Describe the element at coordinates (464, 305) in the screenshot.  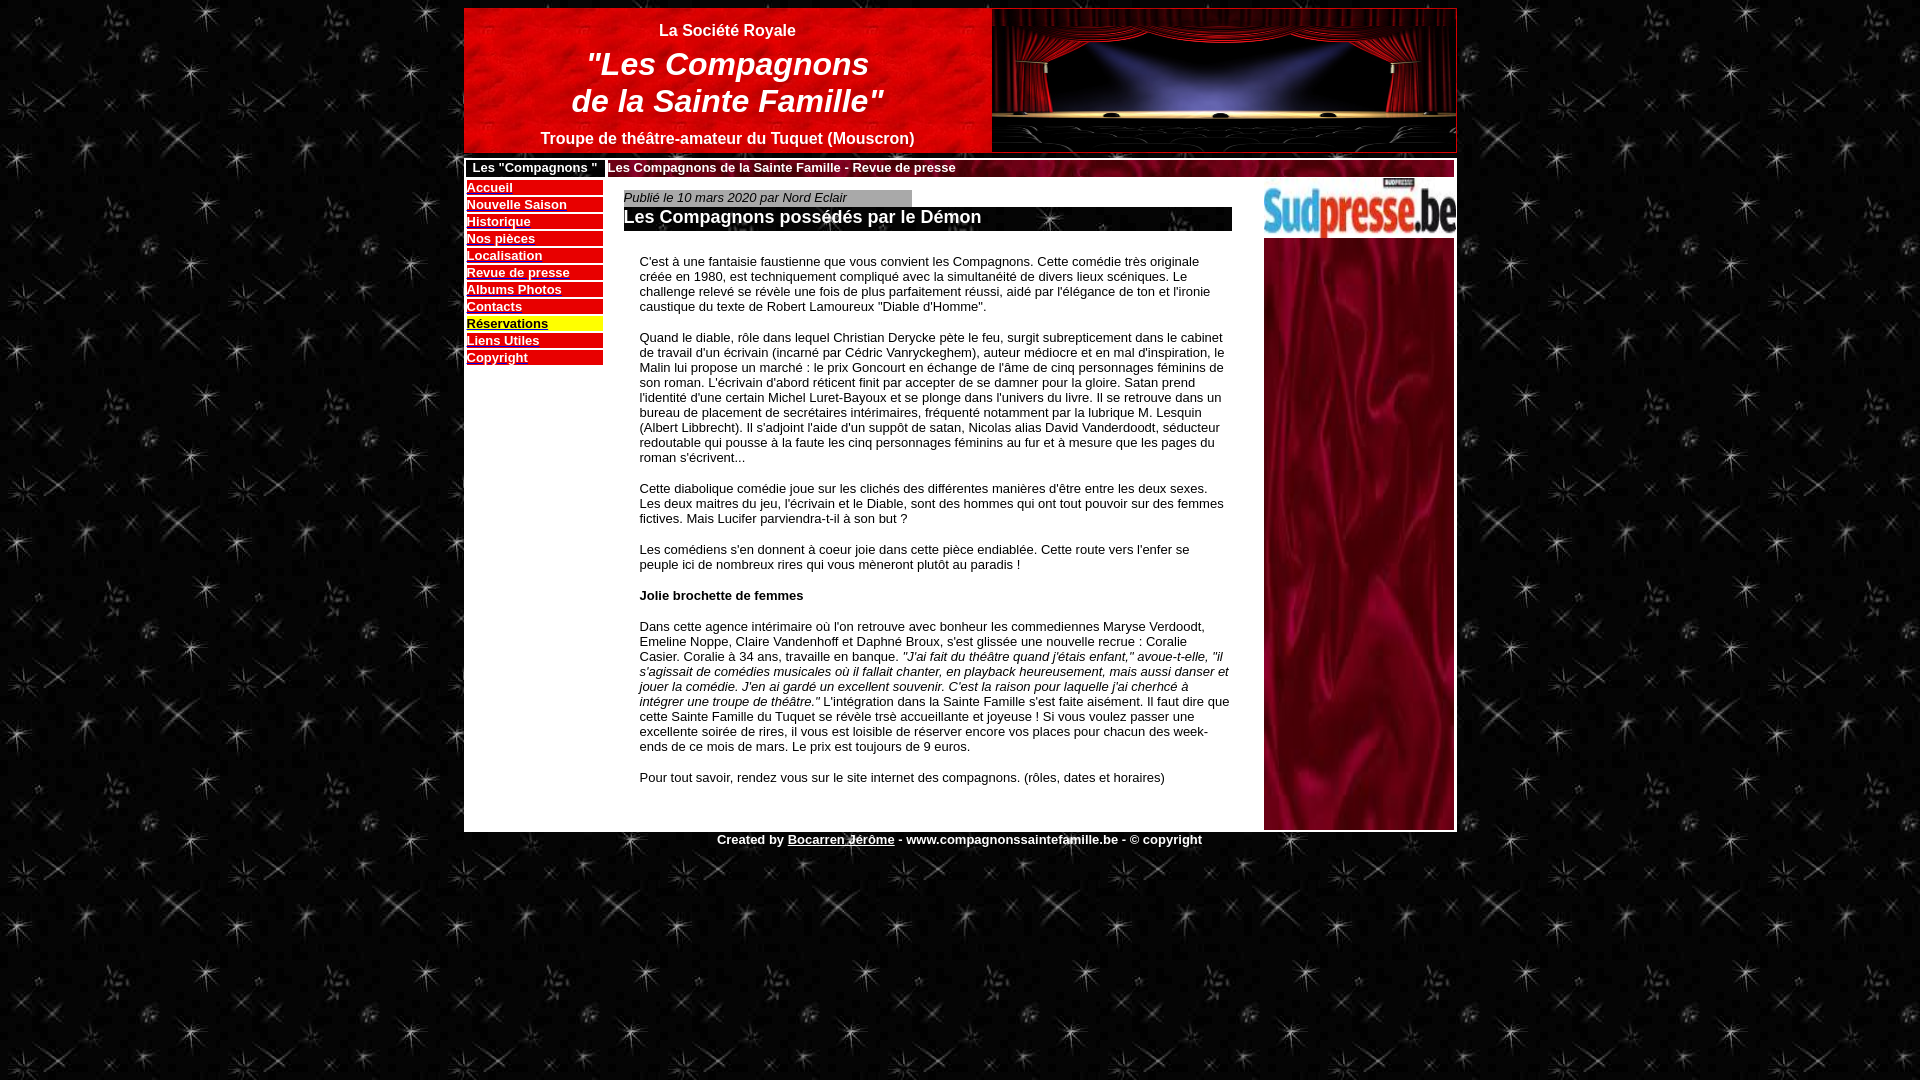
I see `'Contacts'` at that location.